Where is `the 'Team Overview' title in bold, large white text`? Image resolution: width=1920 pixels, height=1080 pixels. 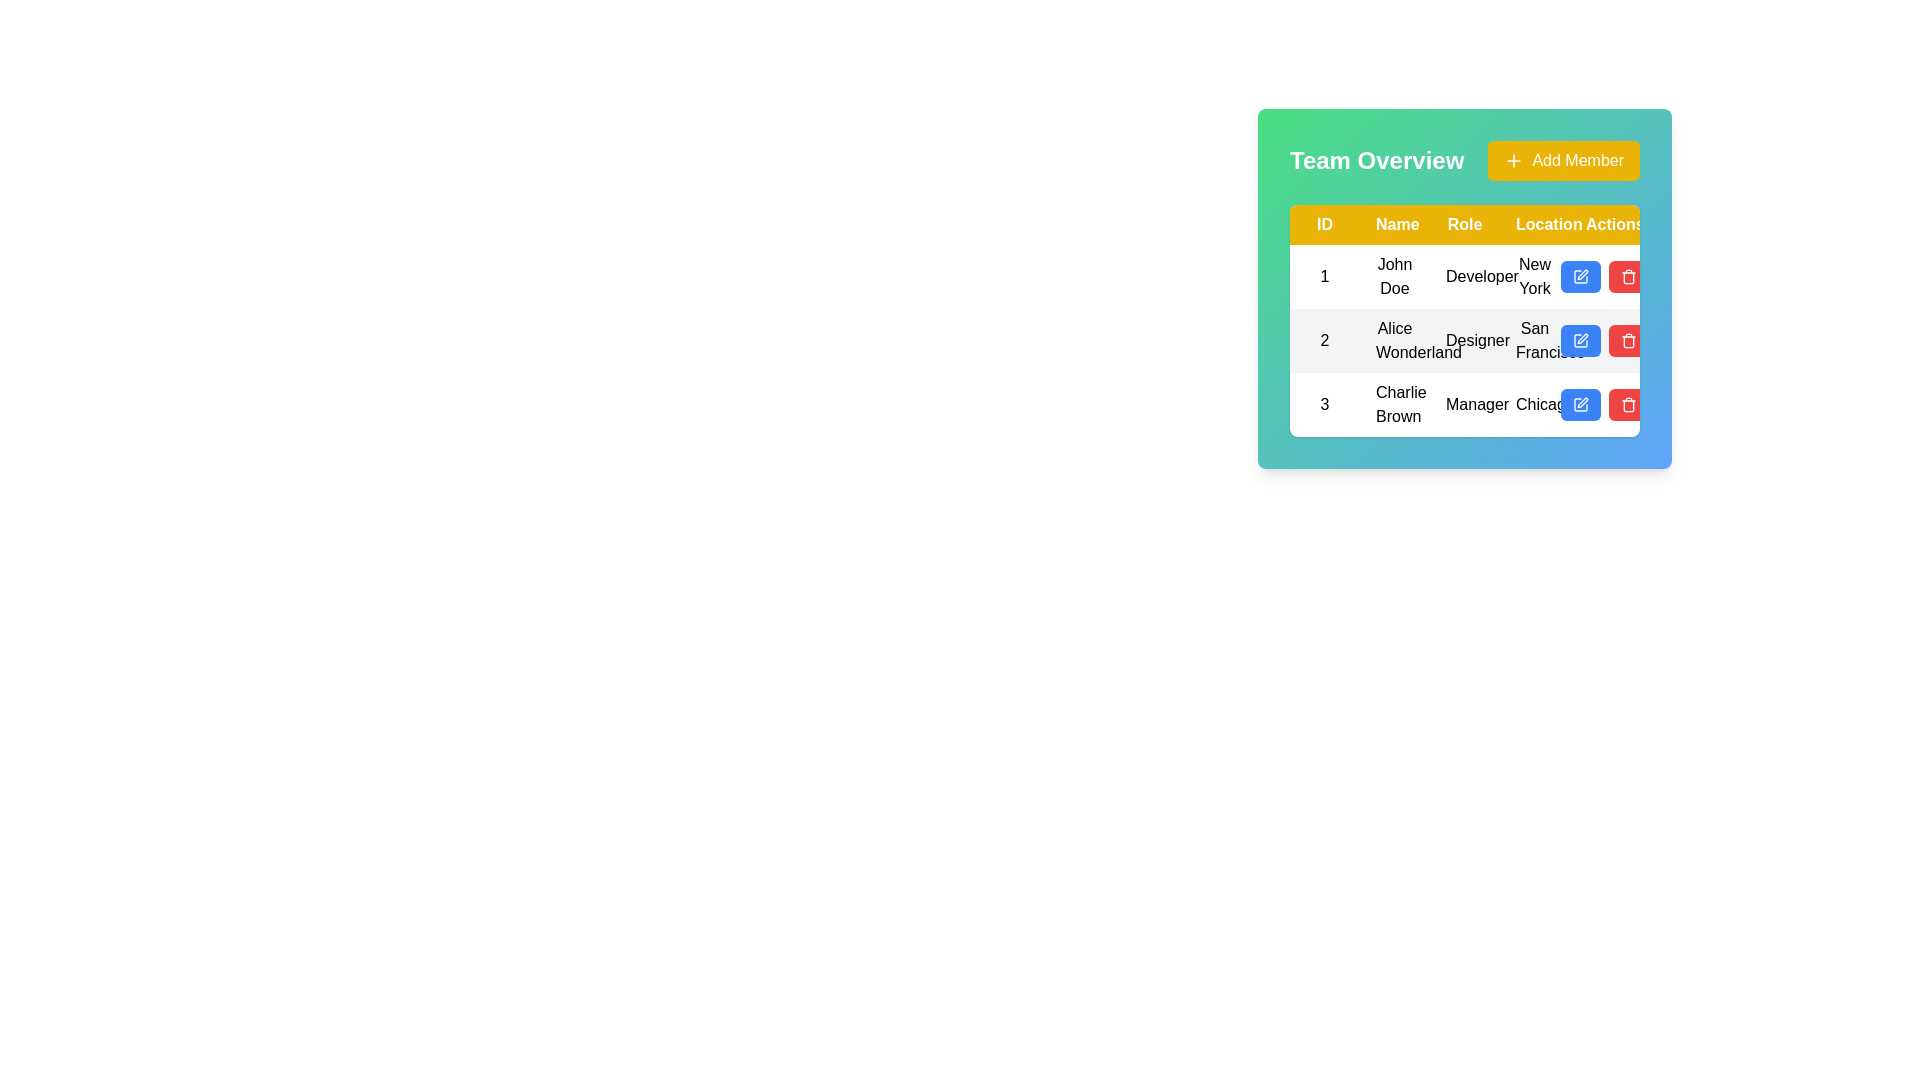
the 'Team Overview' title in bold, large white text is located at coordinates (1464, 160).